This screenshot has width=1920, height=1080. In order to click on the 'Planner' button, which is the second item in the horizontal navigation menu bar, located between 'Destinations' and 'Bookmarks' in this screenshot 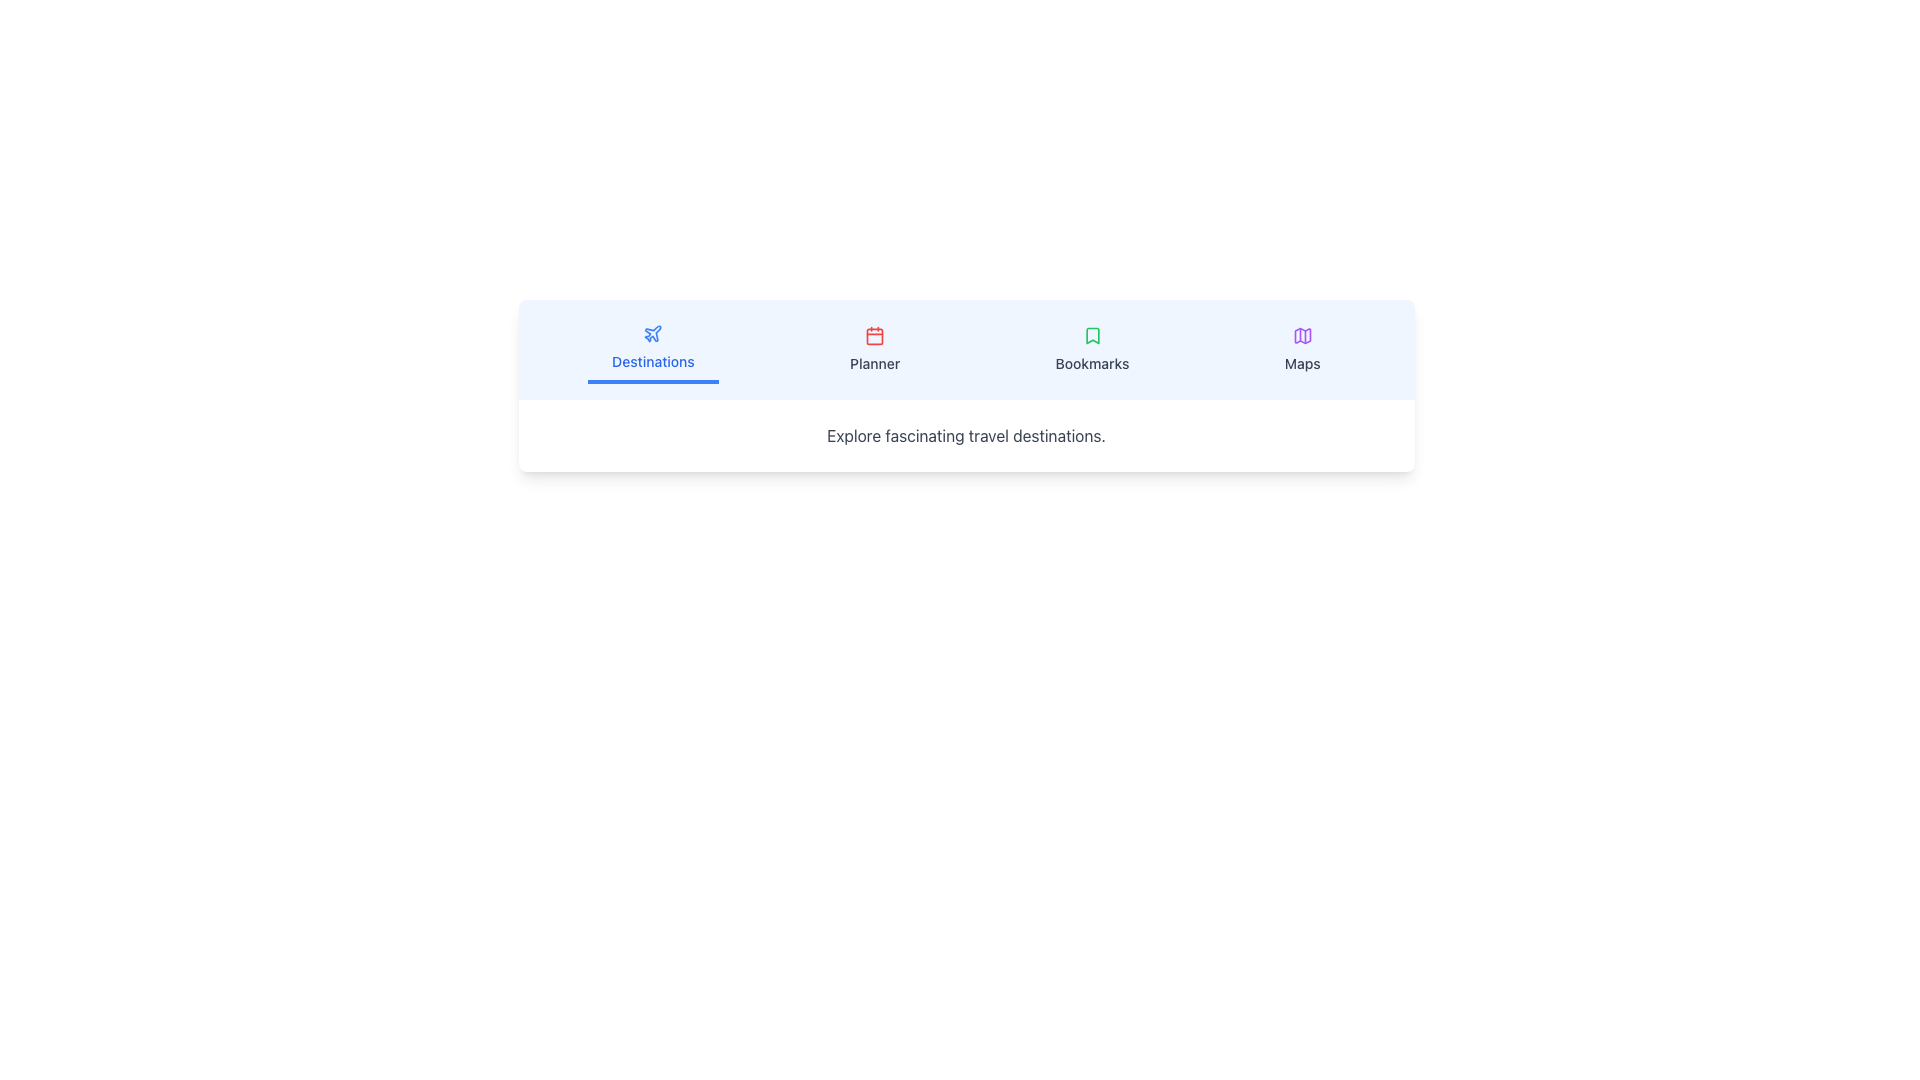, I will do `click(875, 349)`.